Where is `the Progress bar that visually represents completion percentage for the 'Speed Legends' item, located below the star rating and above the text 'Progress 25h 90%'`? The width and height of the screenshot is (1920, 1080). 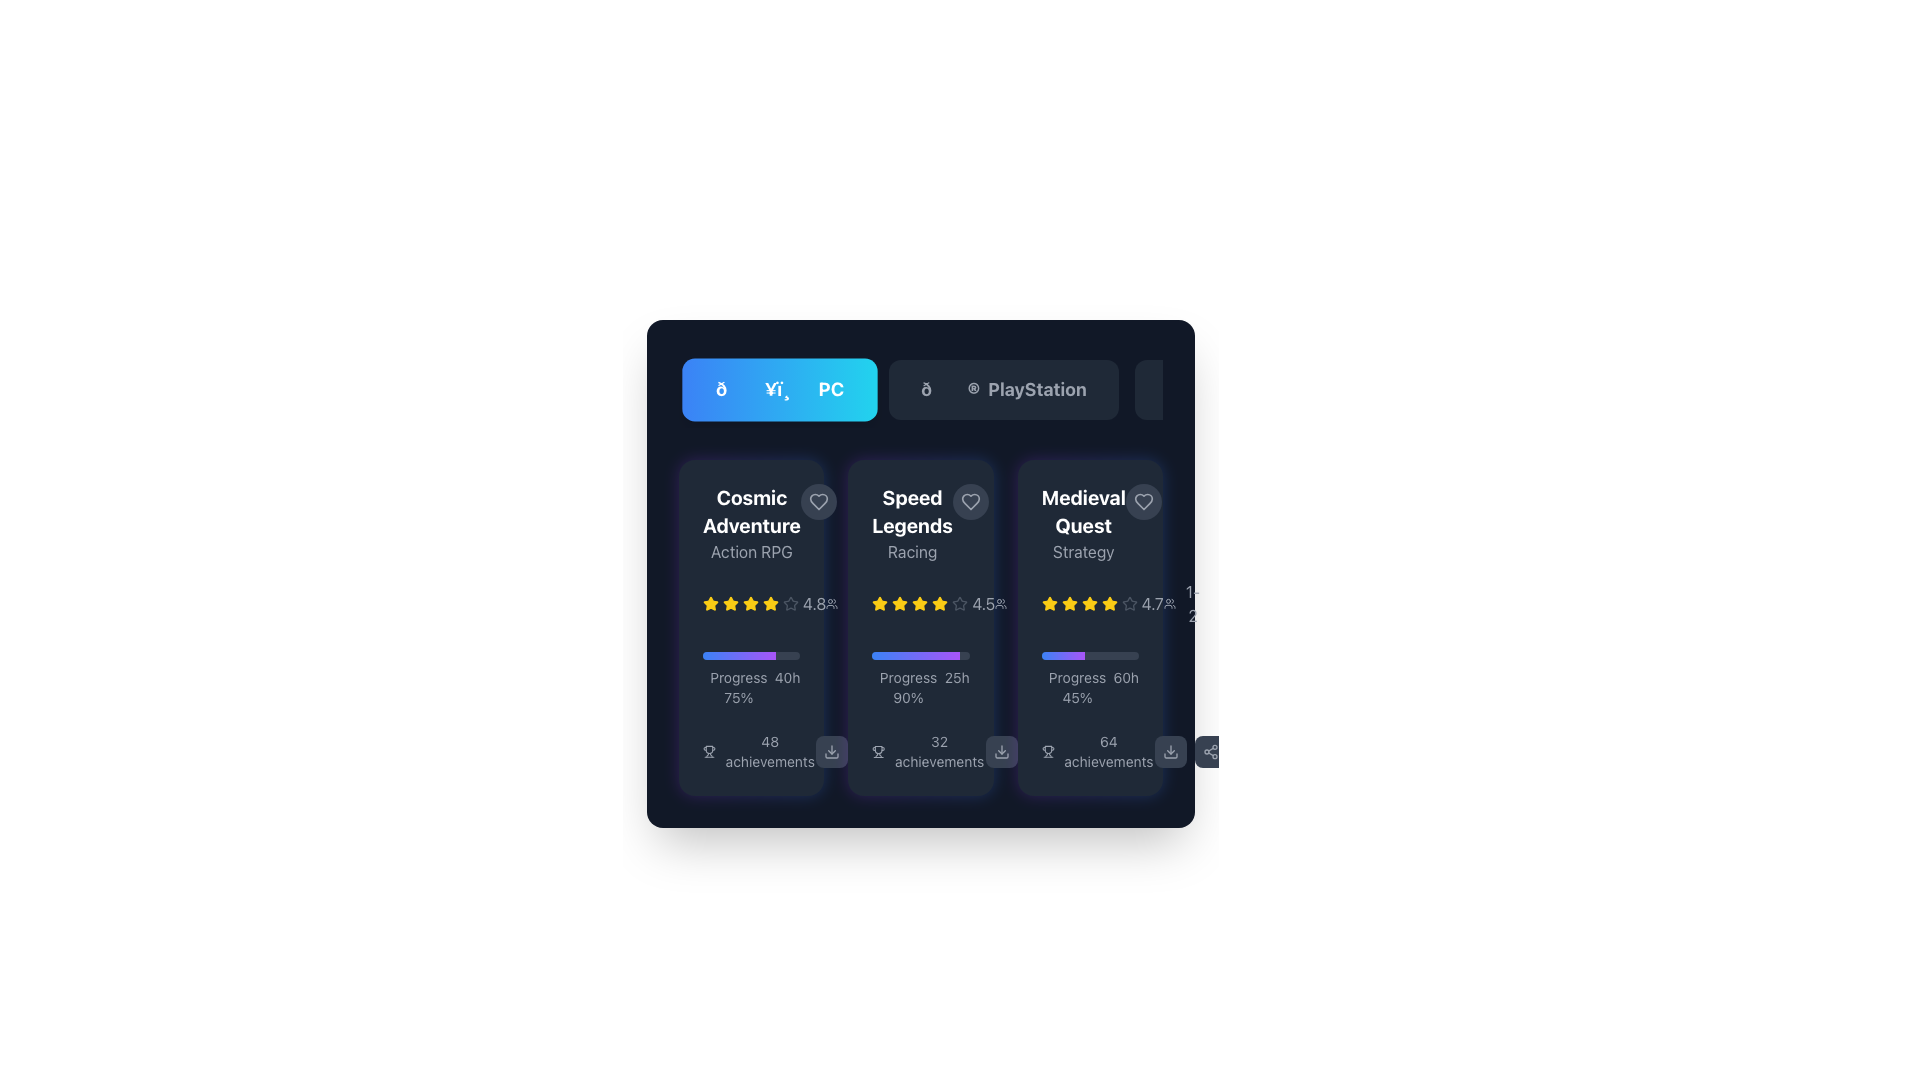 the Progress bar that visually represents completion percentage for the 'Speed Legends' item, located below the star rating and above the text 'Progress 25h 90%' is located at coordinates (920, 655).